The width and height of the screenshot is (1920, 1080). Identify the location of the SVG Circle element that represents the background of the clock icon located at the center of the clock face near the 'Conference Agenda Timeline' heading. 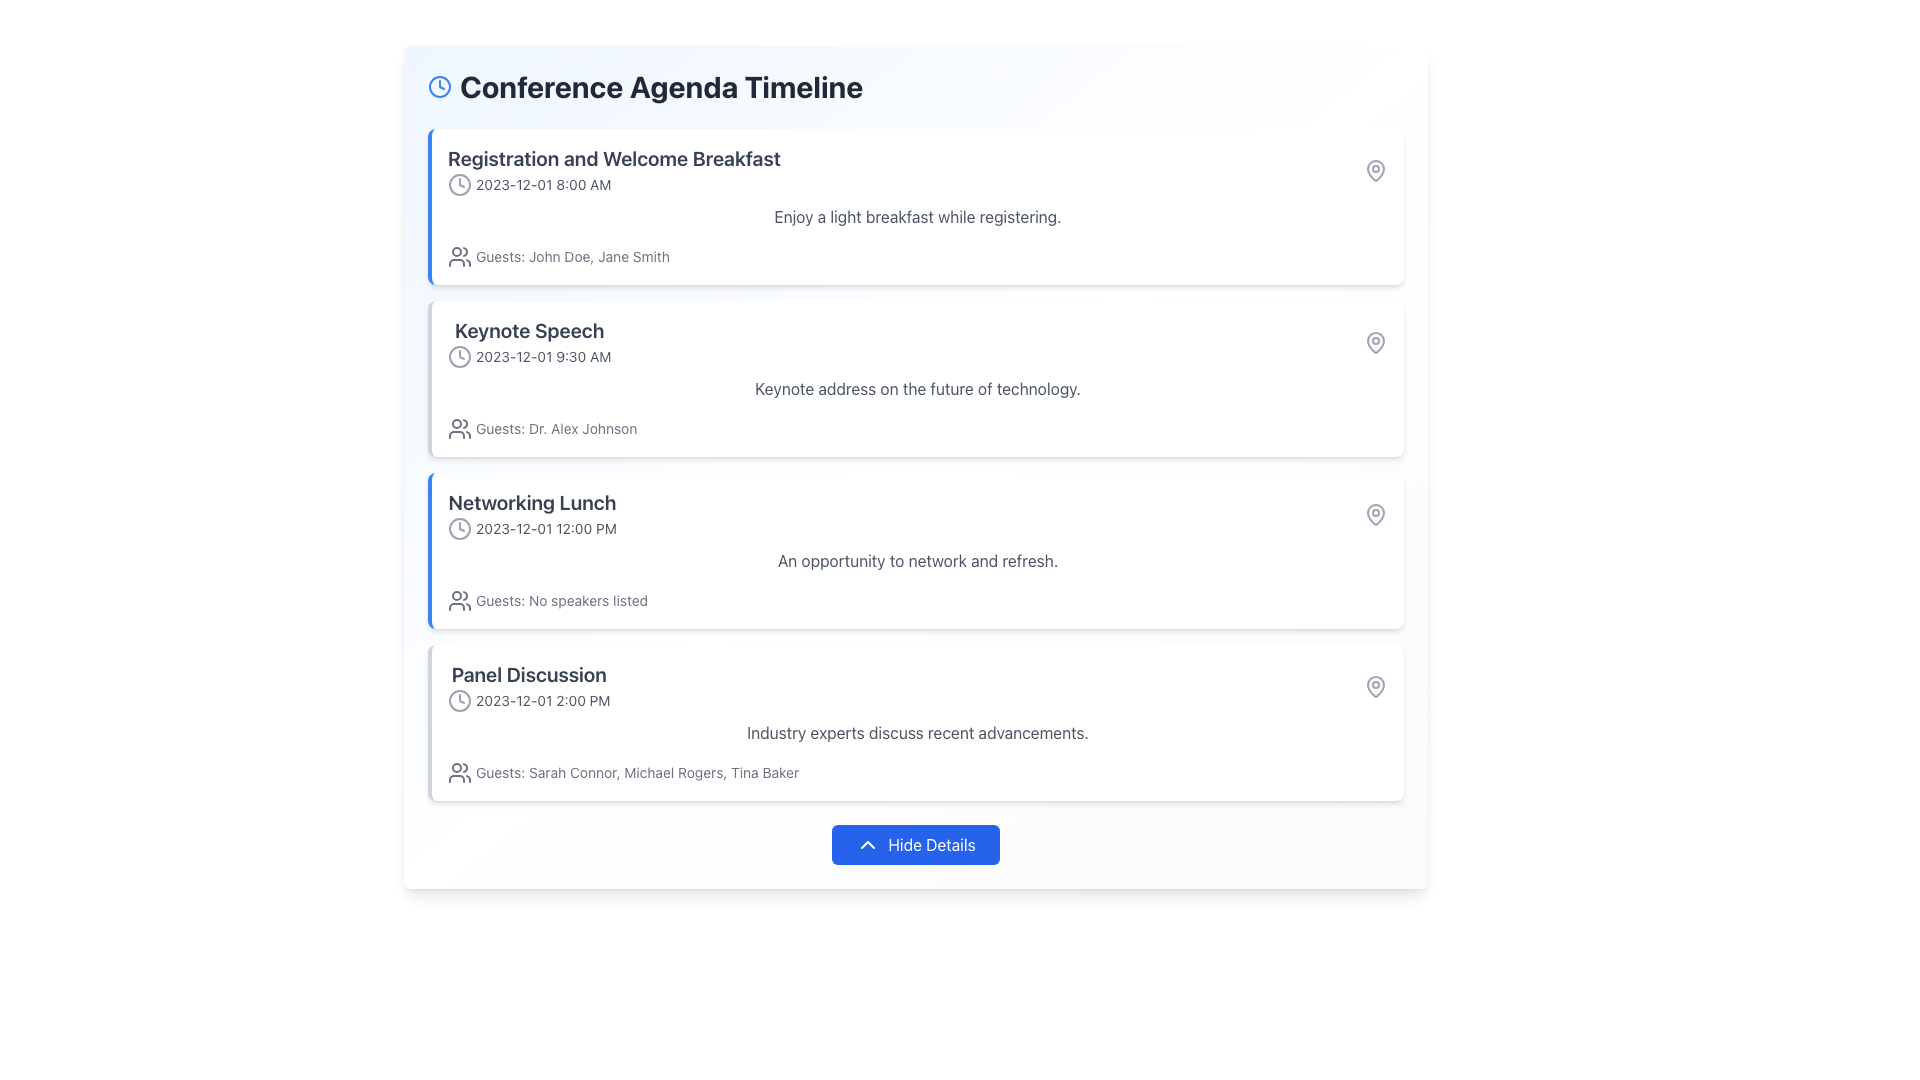
(439, 86).